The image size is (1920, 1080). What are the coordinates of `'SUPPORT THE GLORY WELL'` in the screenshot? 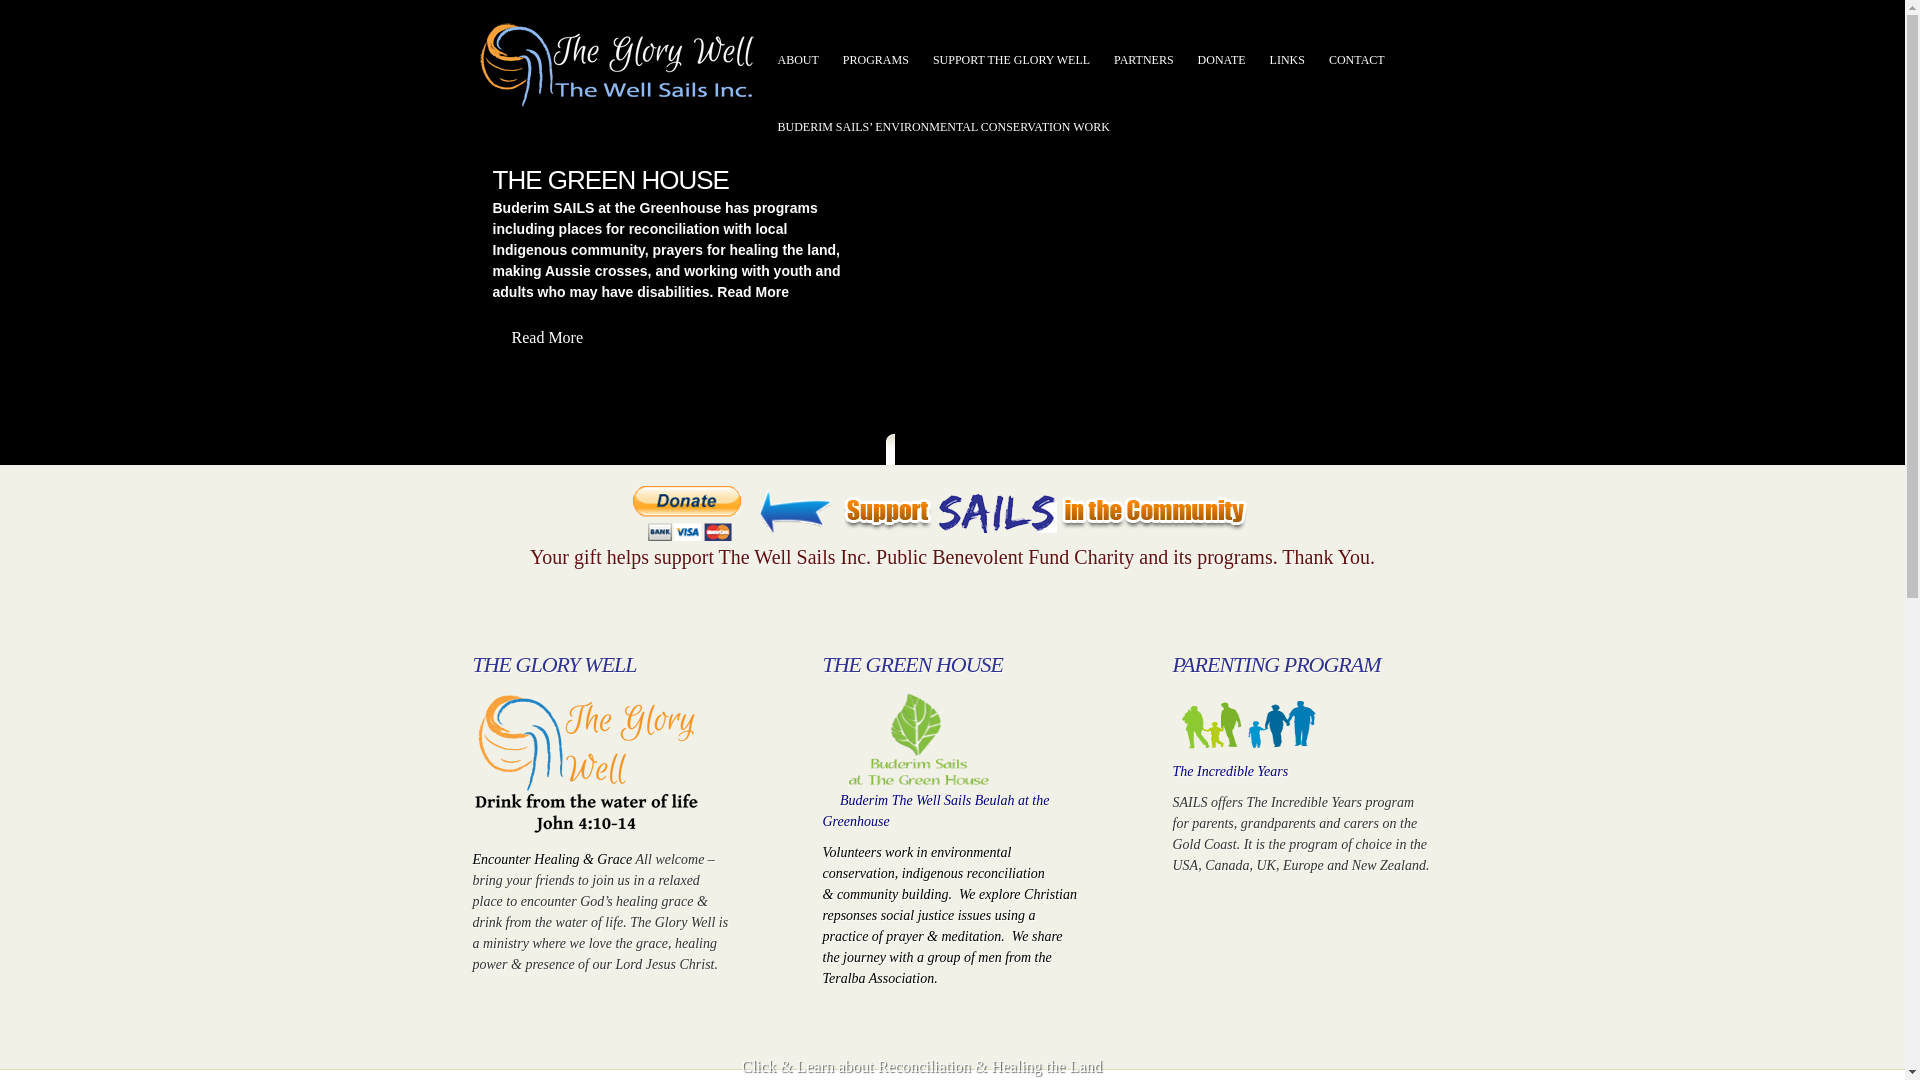 It's located at (1011, 59).